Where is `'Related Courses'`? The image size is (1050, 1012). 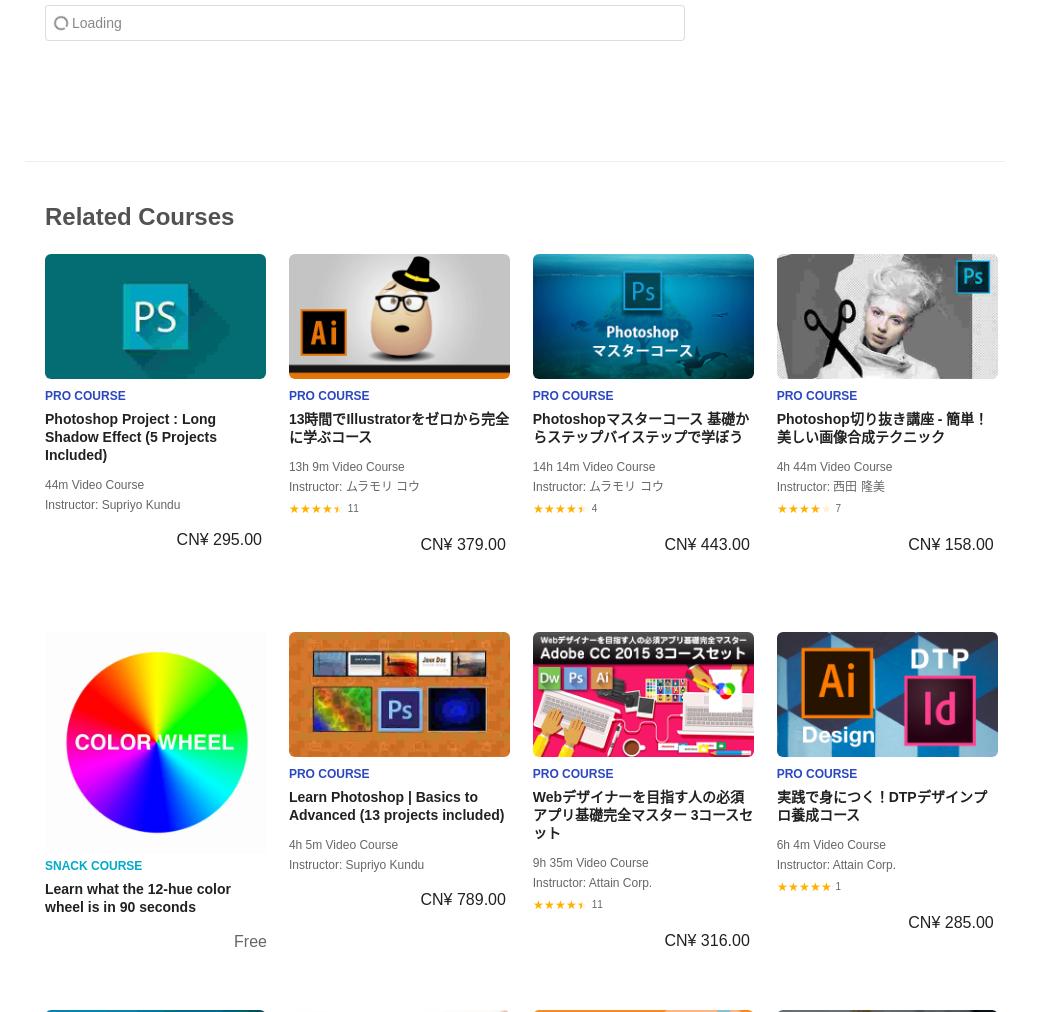
'Related Courses' is located at coordinates (138, 216).